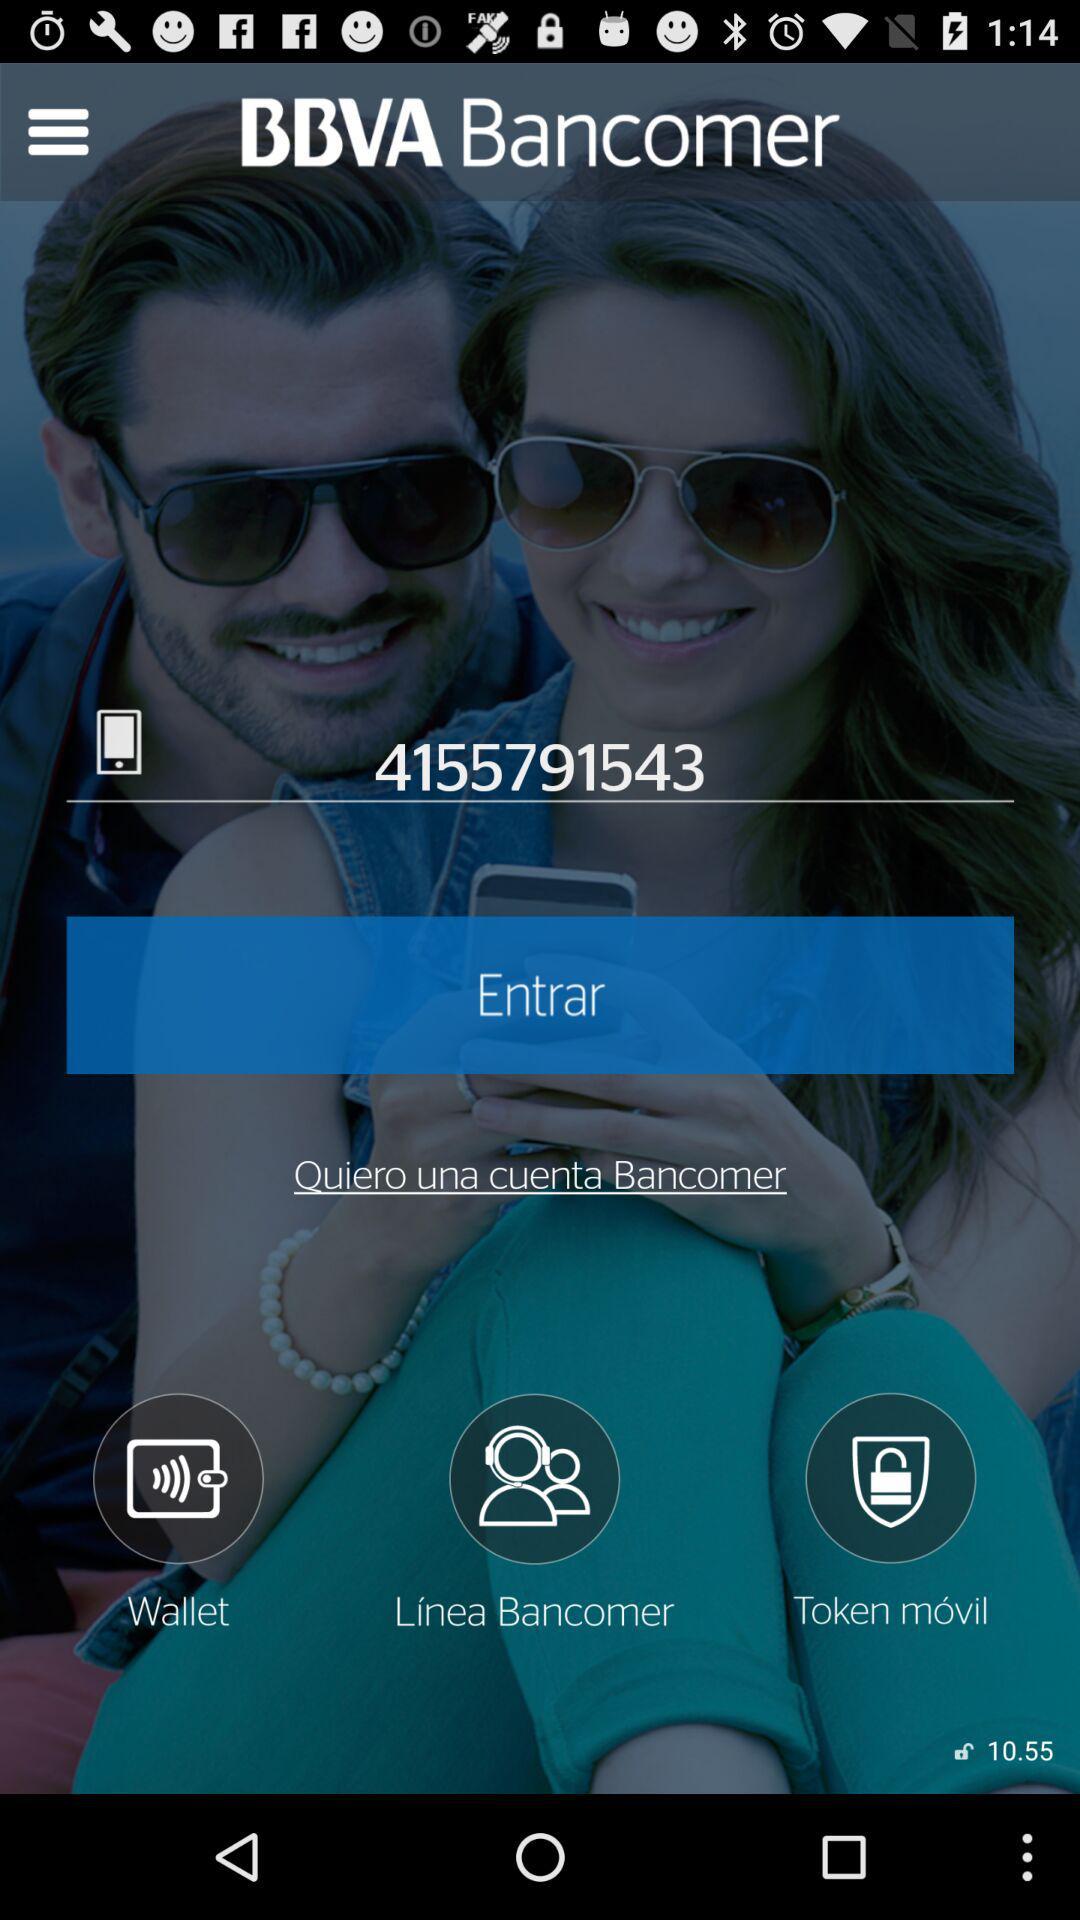  What do you see at coordinates (532, 1511) in the screenshot?
I see `open linea bancomer` at bounding box center [532, 1511].